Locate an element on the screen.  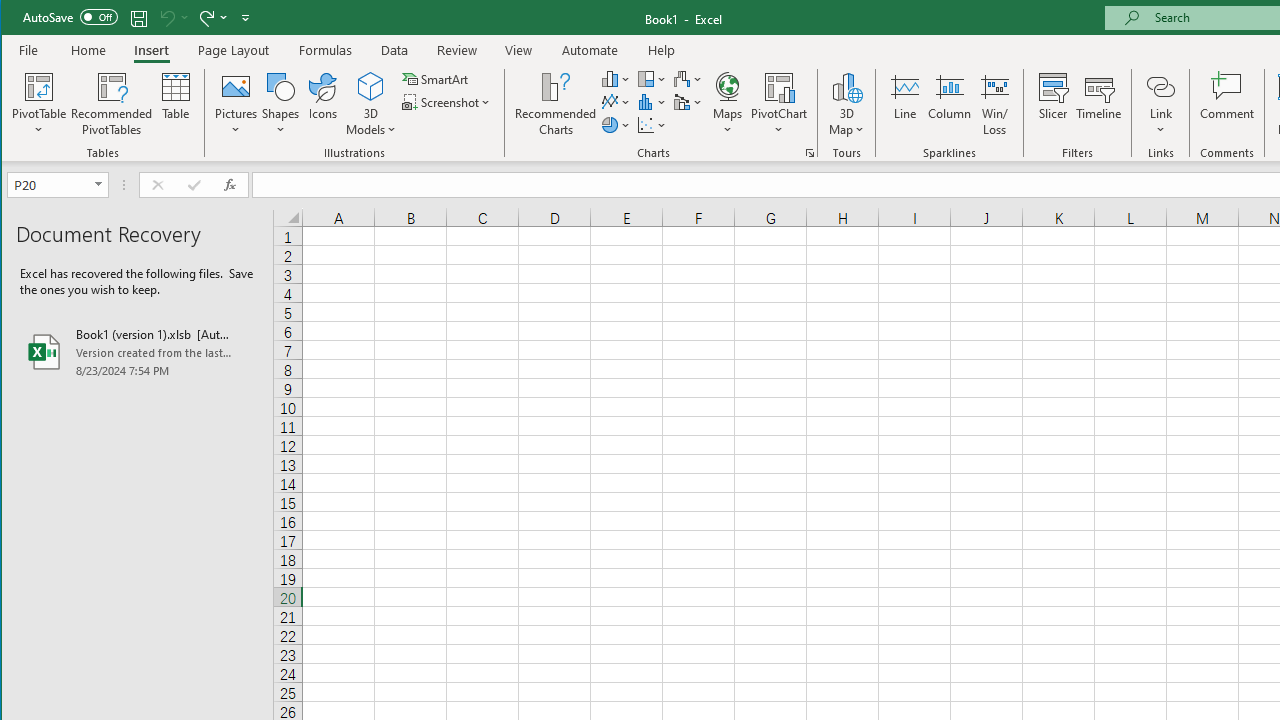
'Insert Combo Chart' is located at coordinates (688, 102).